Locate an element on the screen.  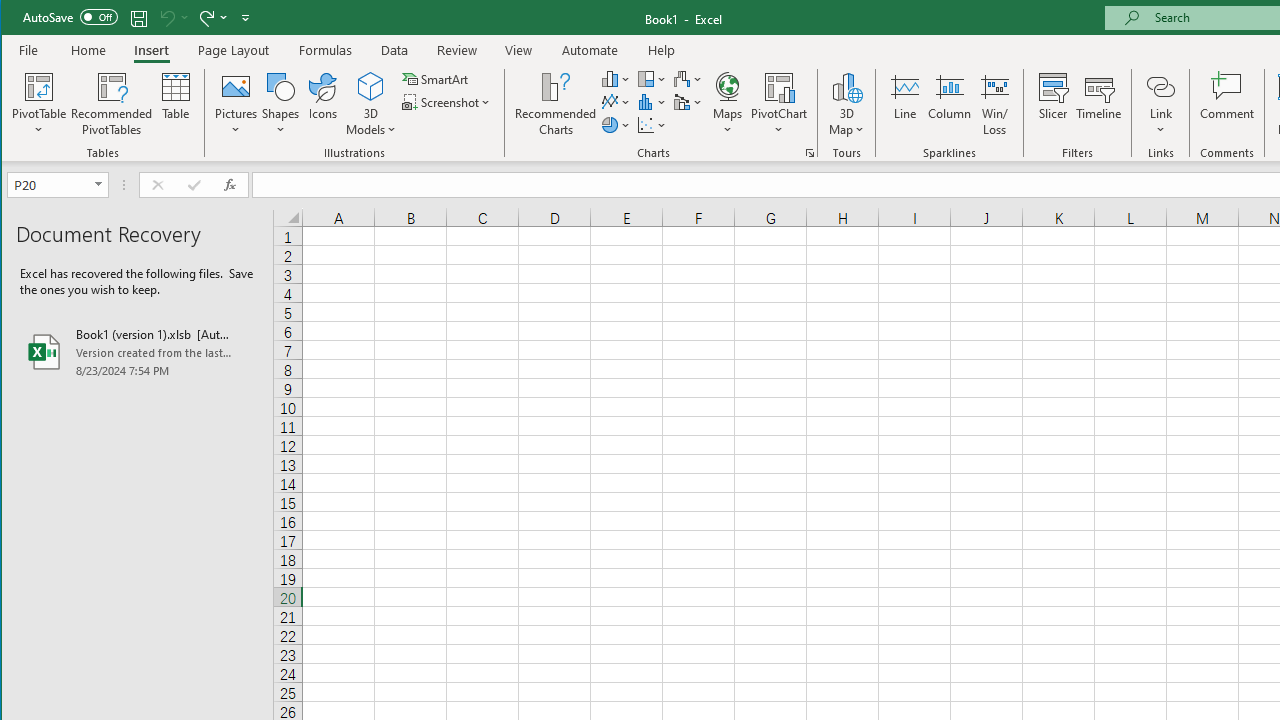
'Insert Combo Chart' is located at coordinates (688, 102).